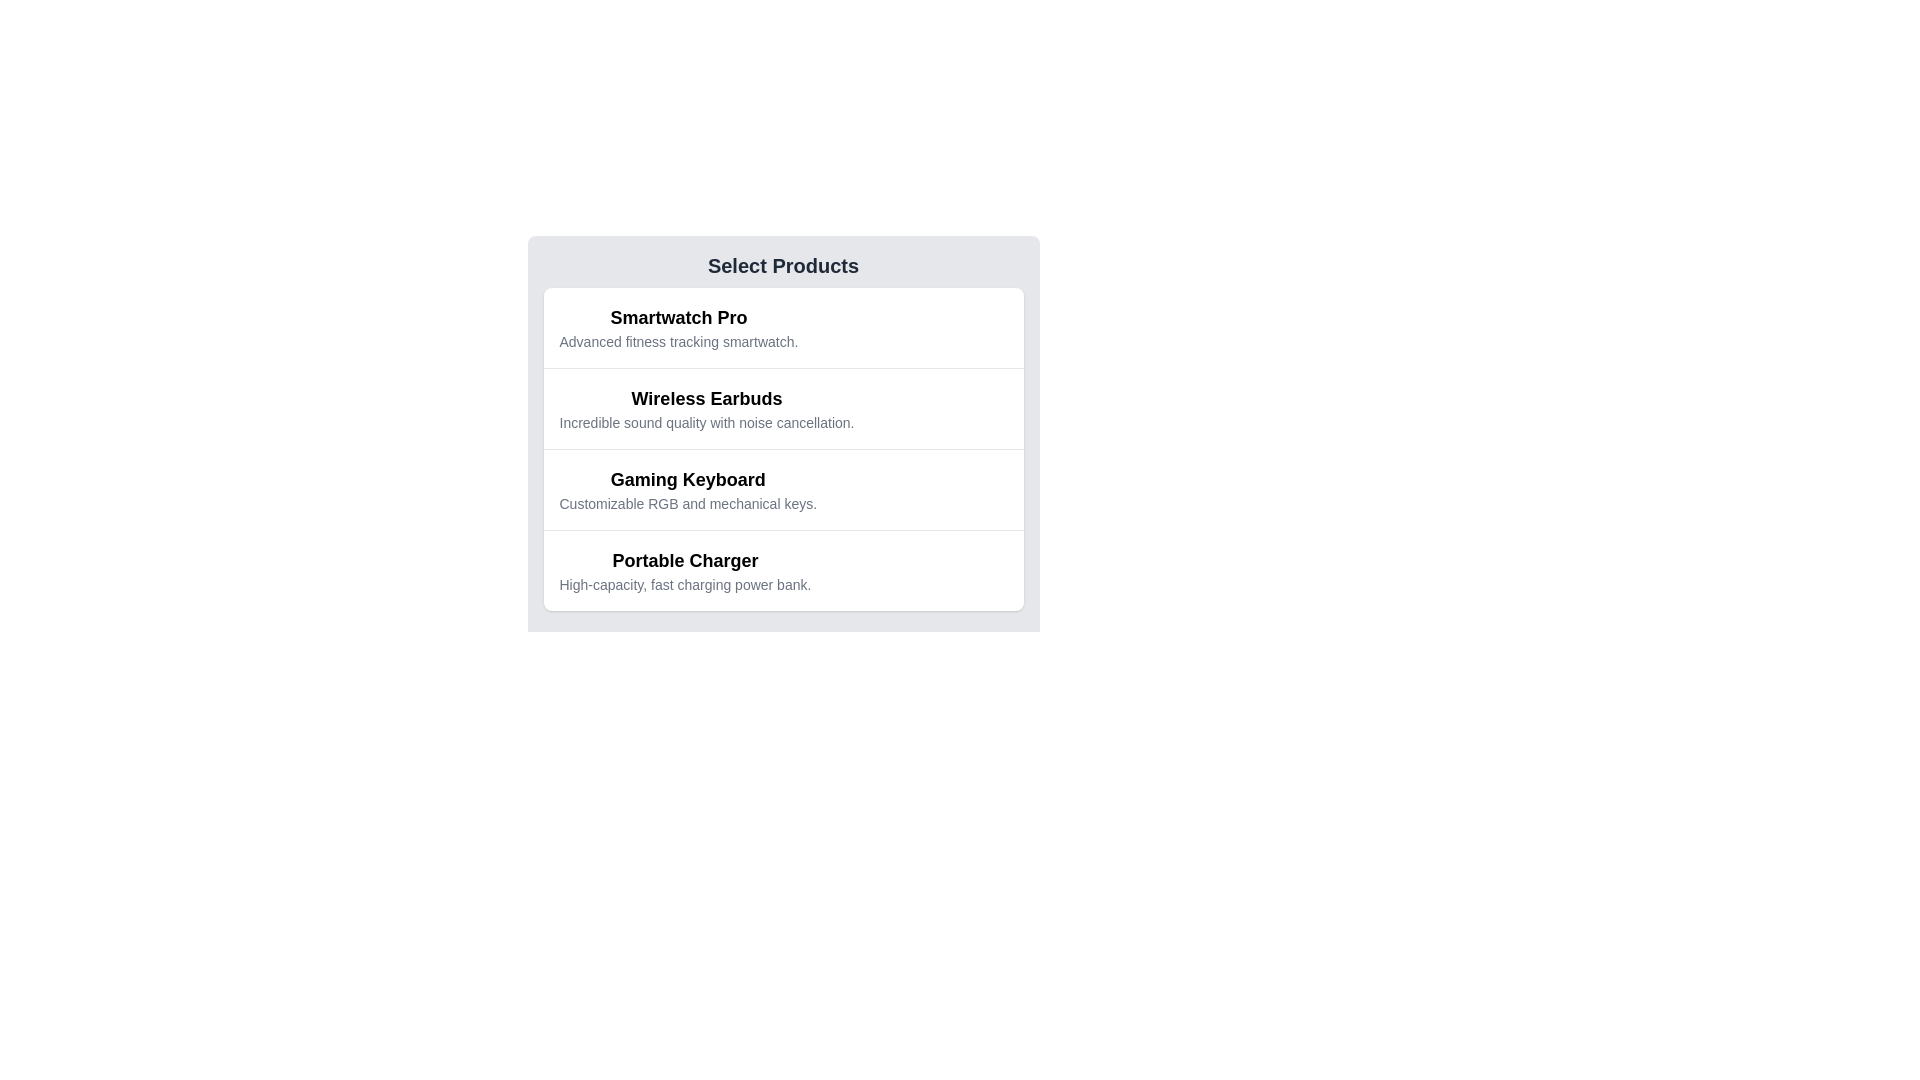 The image size is (1920, 1080). What do you see at coordinates (678, 341) in the screenshot?
I see `text snippet 'Advanced fitness tracking smartwatch.' located directly below the title 'Smartwatch Pro'` at bounding box center [678, 341].